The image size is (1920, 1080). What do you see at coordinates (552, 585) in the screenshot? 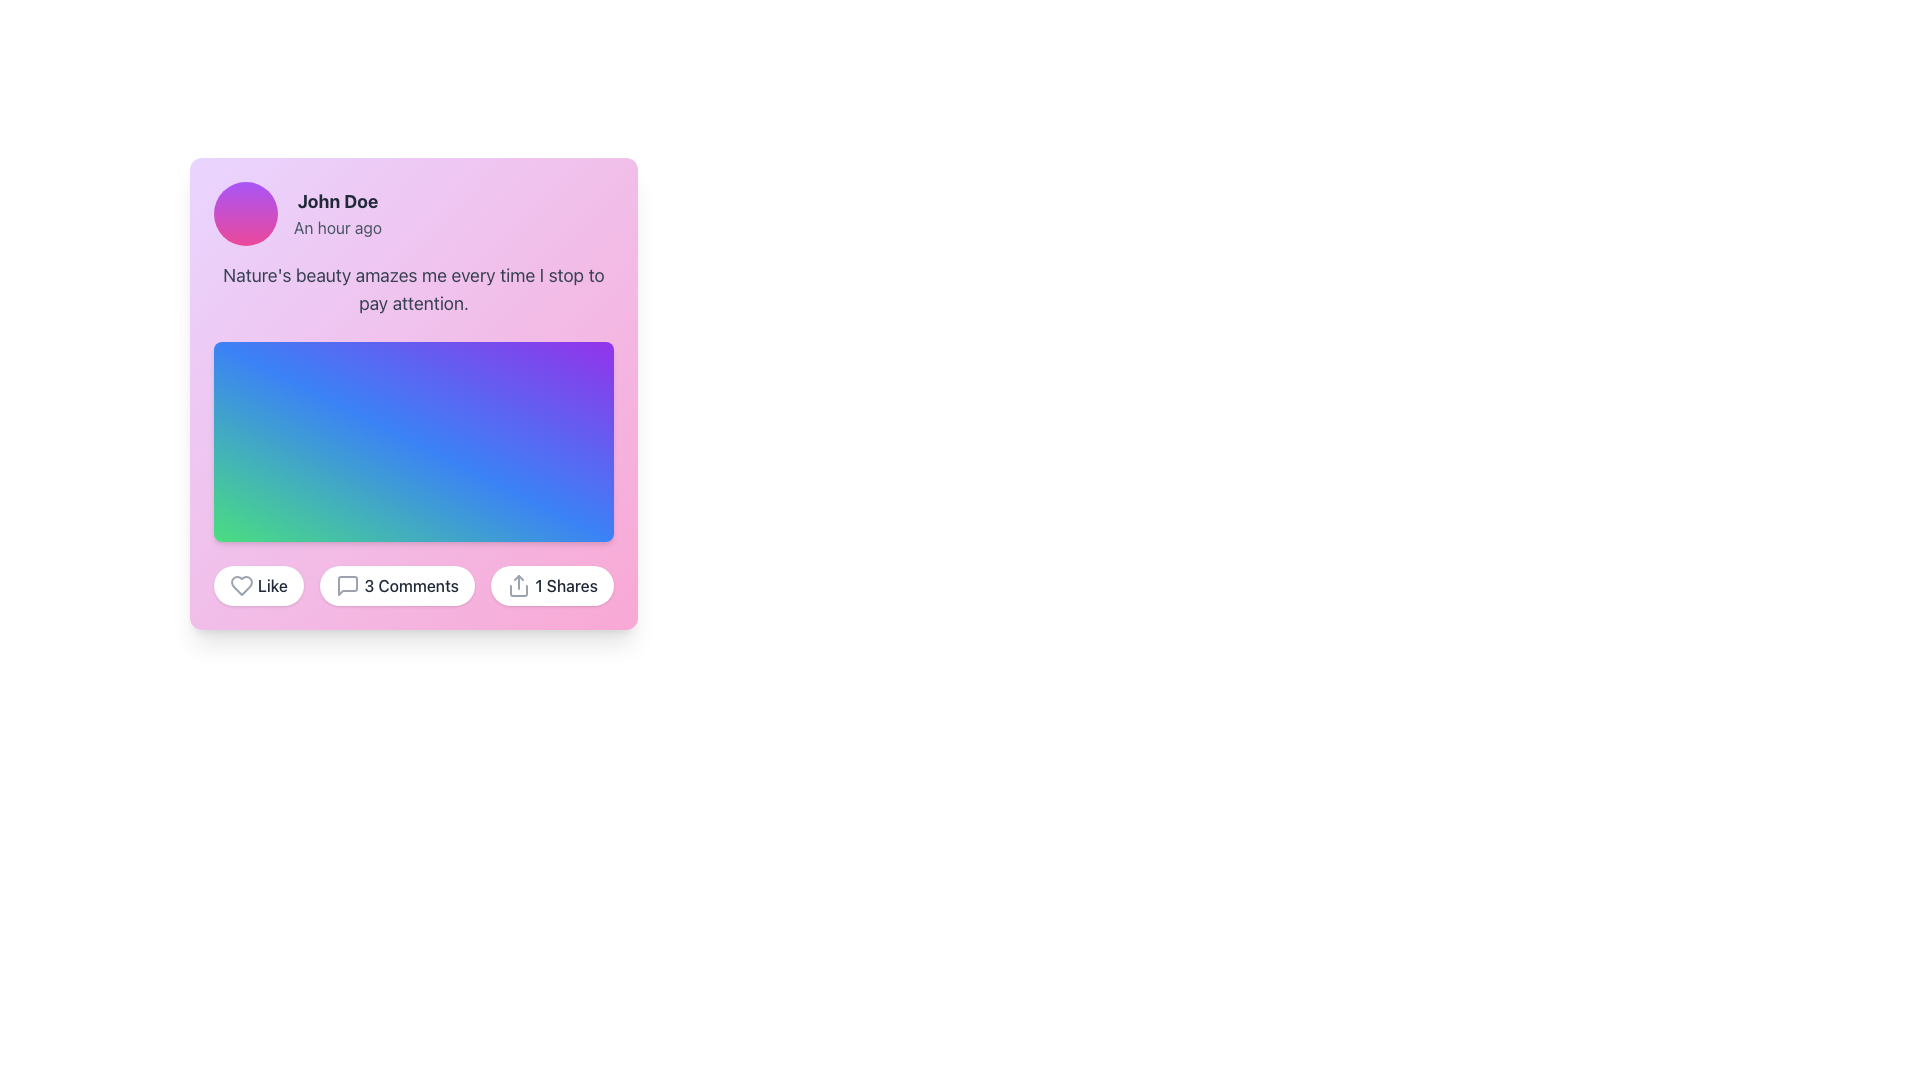
I see `the pill-shaped share button with a white background and gray share icon labeled '1 Shares' located at the bottom right of the card` at bounding box center [552, 585].